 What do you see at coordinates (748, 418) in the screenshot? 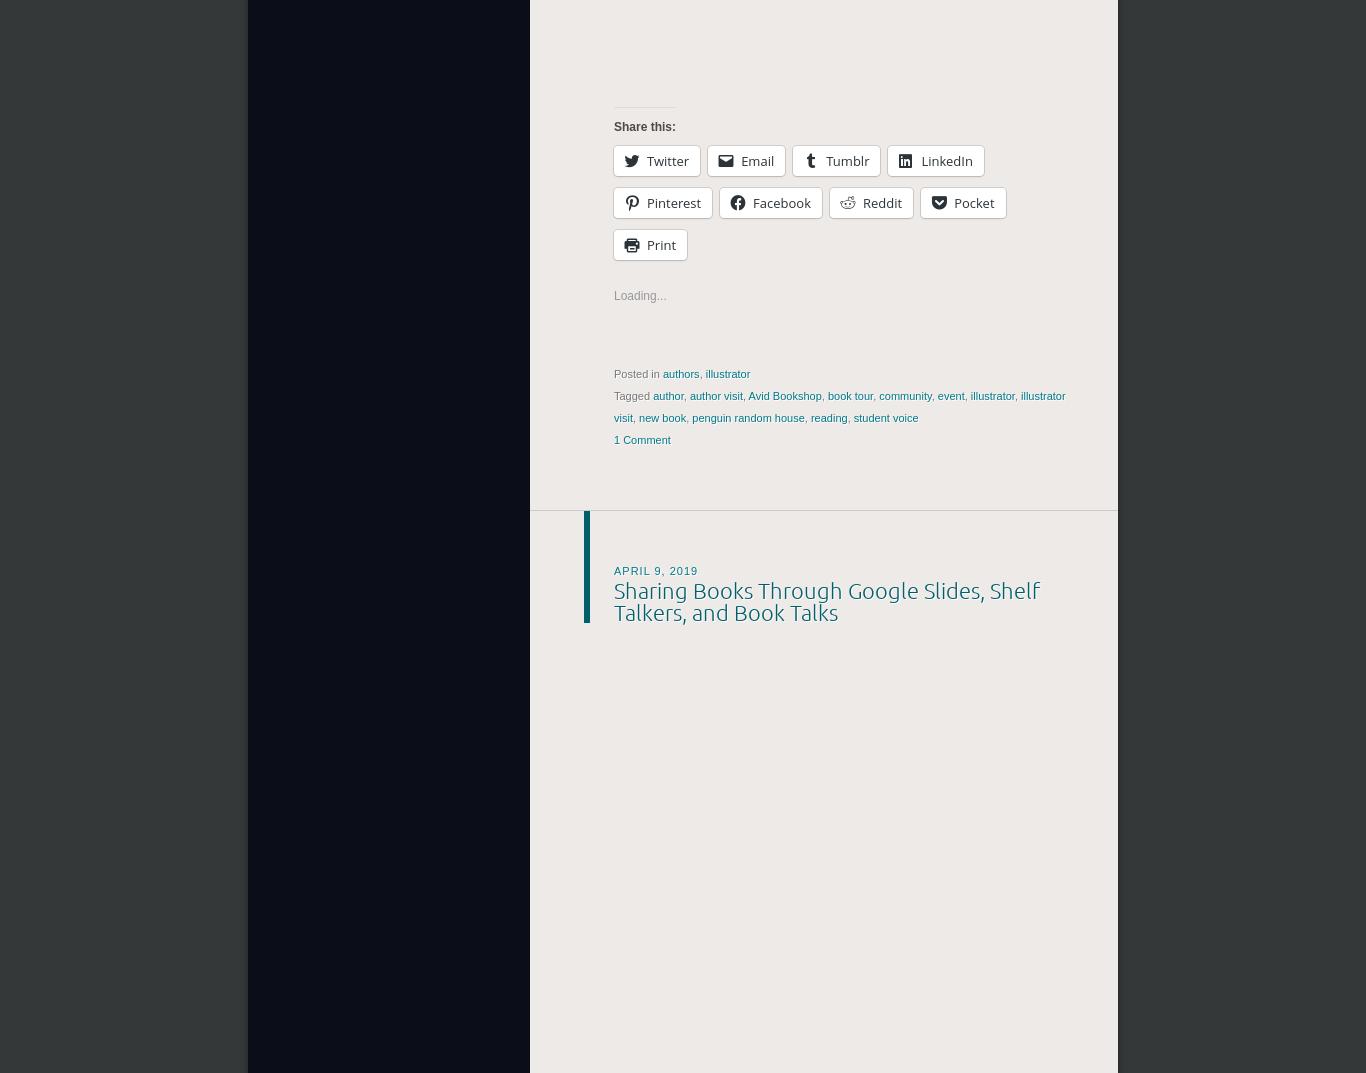
I see `'penguin random house'` at bounding box center [748, 418].